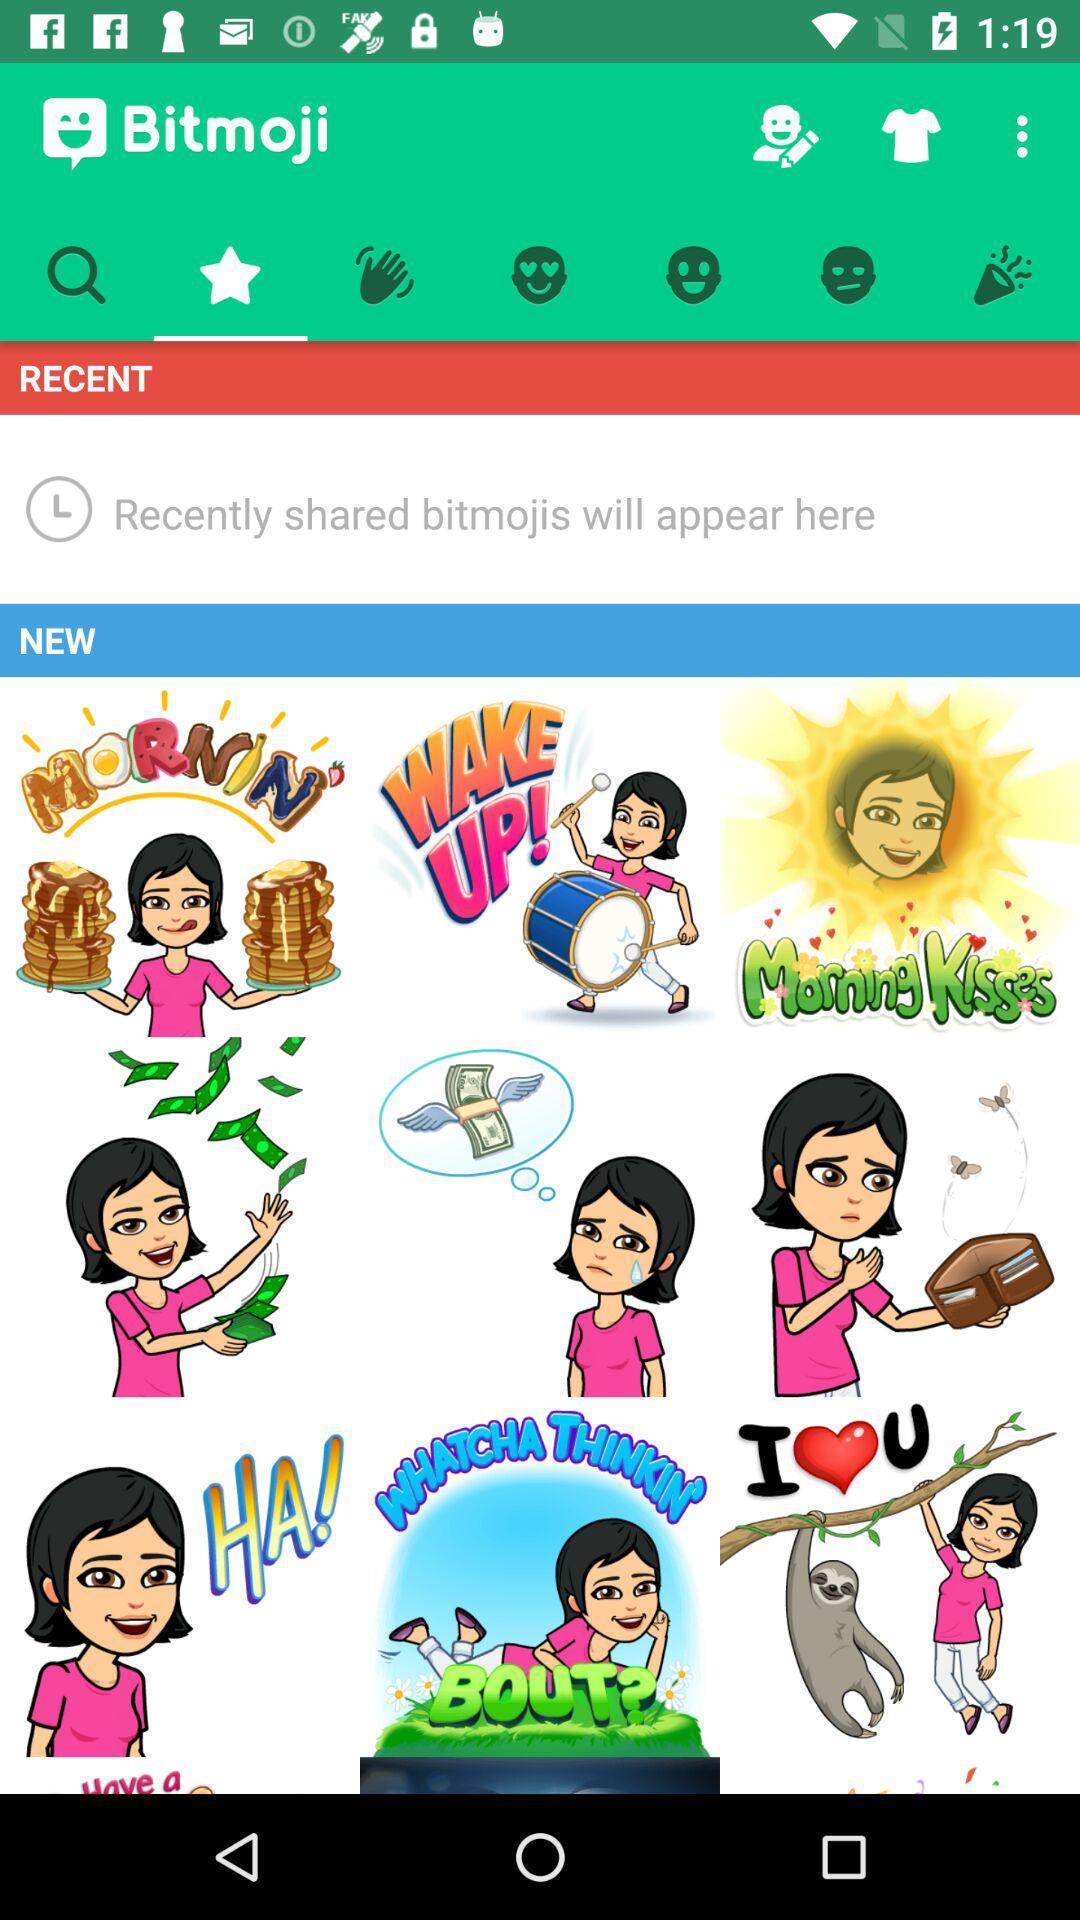  Describe the element at coordinates (898, 857) in the screenshot. I see `morning kisses` at that location.